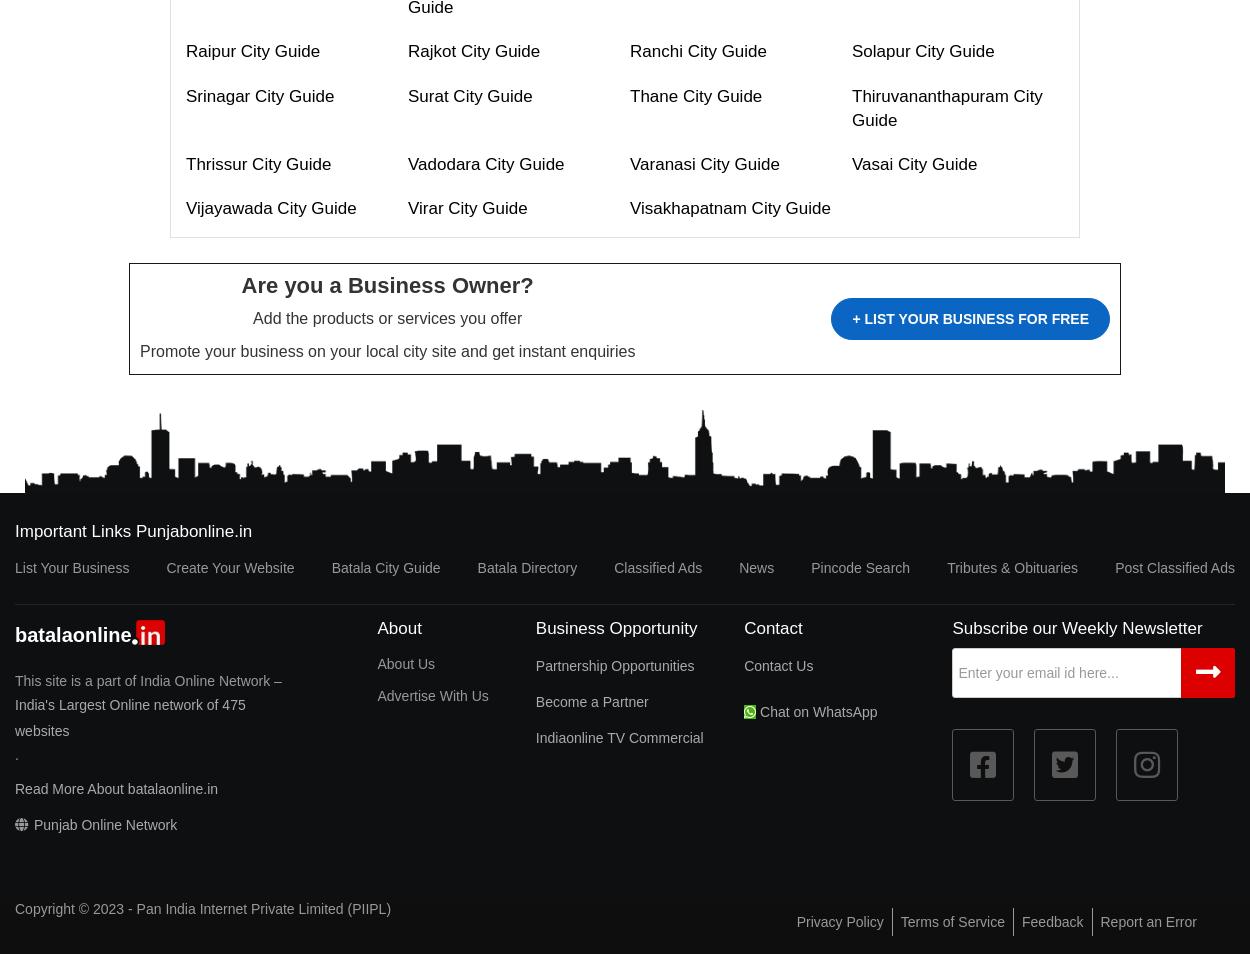 The image size is (1250, 954). Describe the element at coordinates (900, 920) in the screenshot. I see `'Terms of Service'` at that location.